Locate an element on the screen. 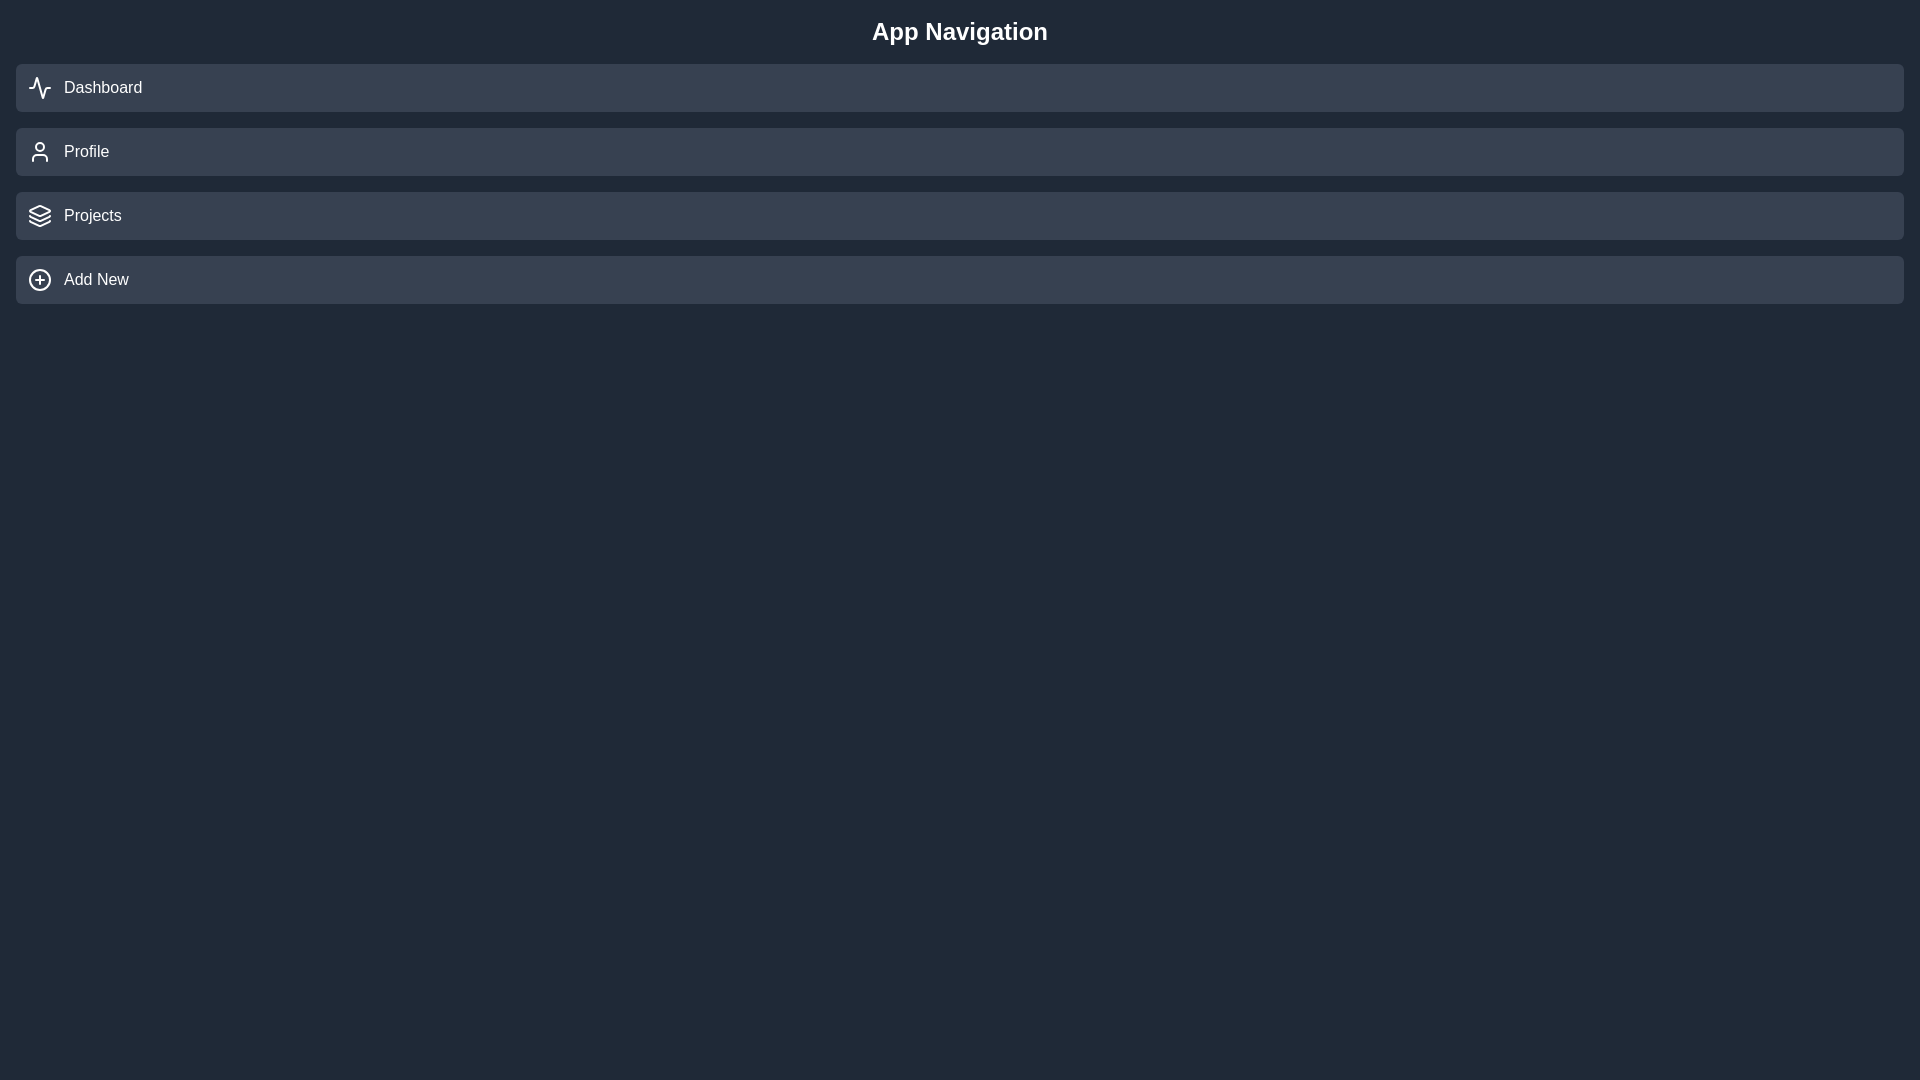 The width and height of the screenshot is (1920, 1080). the Dashboard icon, which is an SVG graphic representing the dashboard feature within the topmost navigation item is located at coordinates (39, 87).